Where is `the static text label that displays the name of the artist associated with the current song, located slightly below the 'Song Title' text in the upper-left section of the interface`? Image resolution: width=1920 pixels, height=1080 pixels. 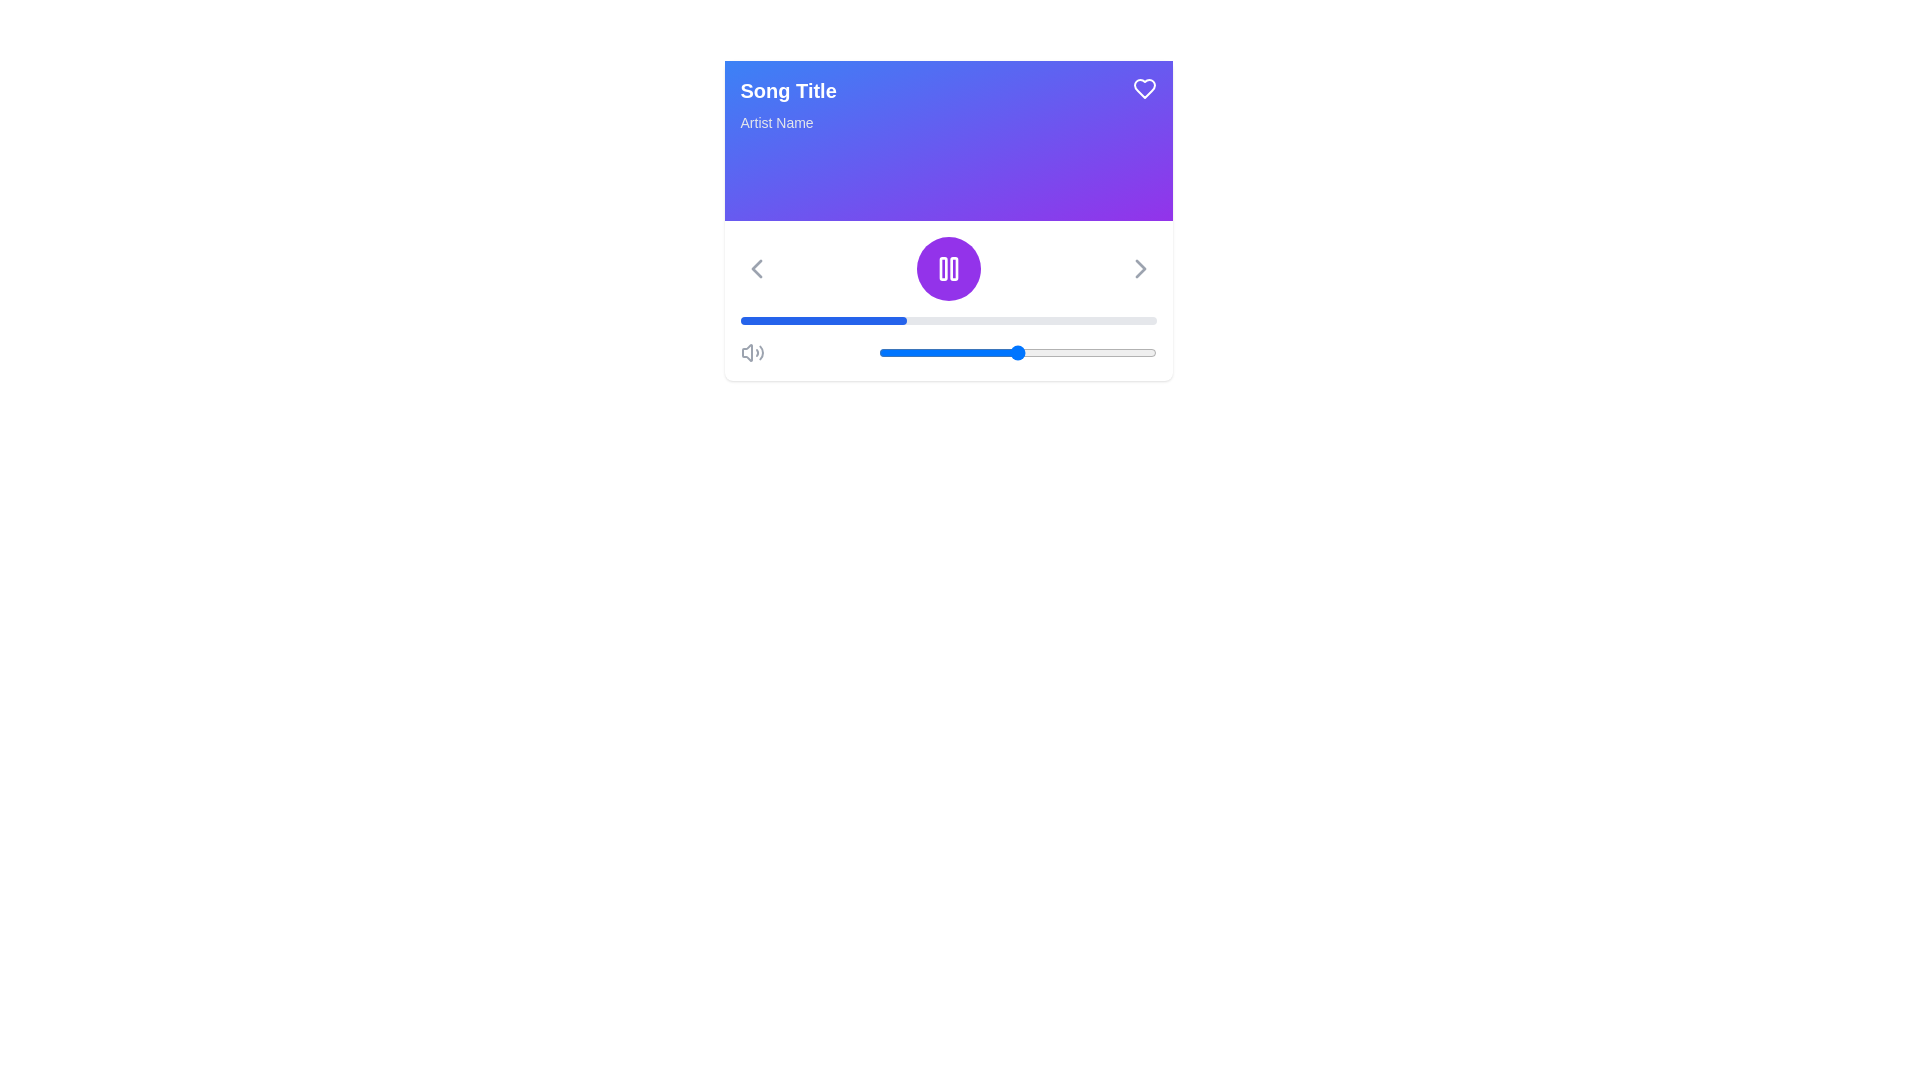 the static text label that displays the name of the artist associated with the current song, located slightly below the 'Song Title' text in the upper-left section of the interface is located at coordinates (776, 123).